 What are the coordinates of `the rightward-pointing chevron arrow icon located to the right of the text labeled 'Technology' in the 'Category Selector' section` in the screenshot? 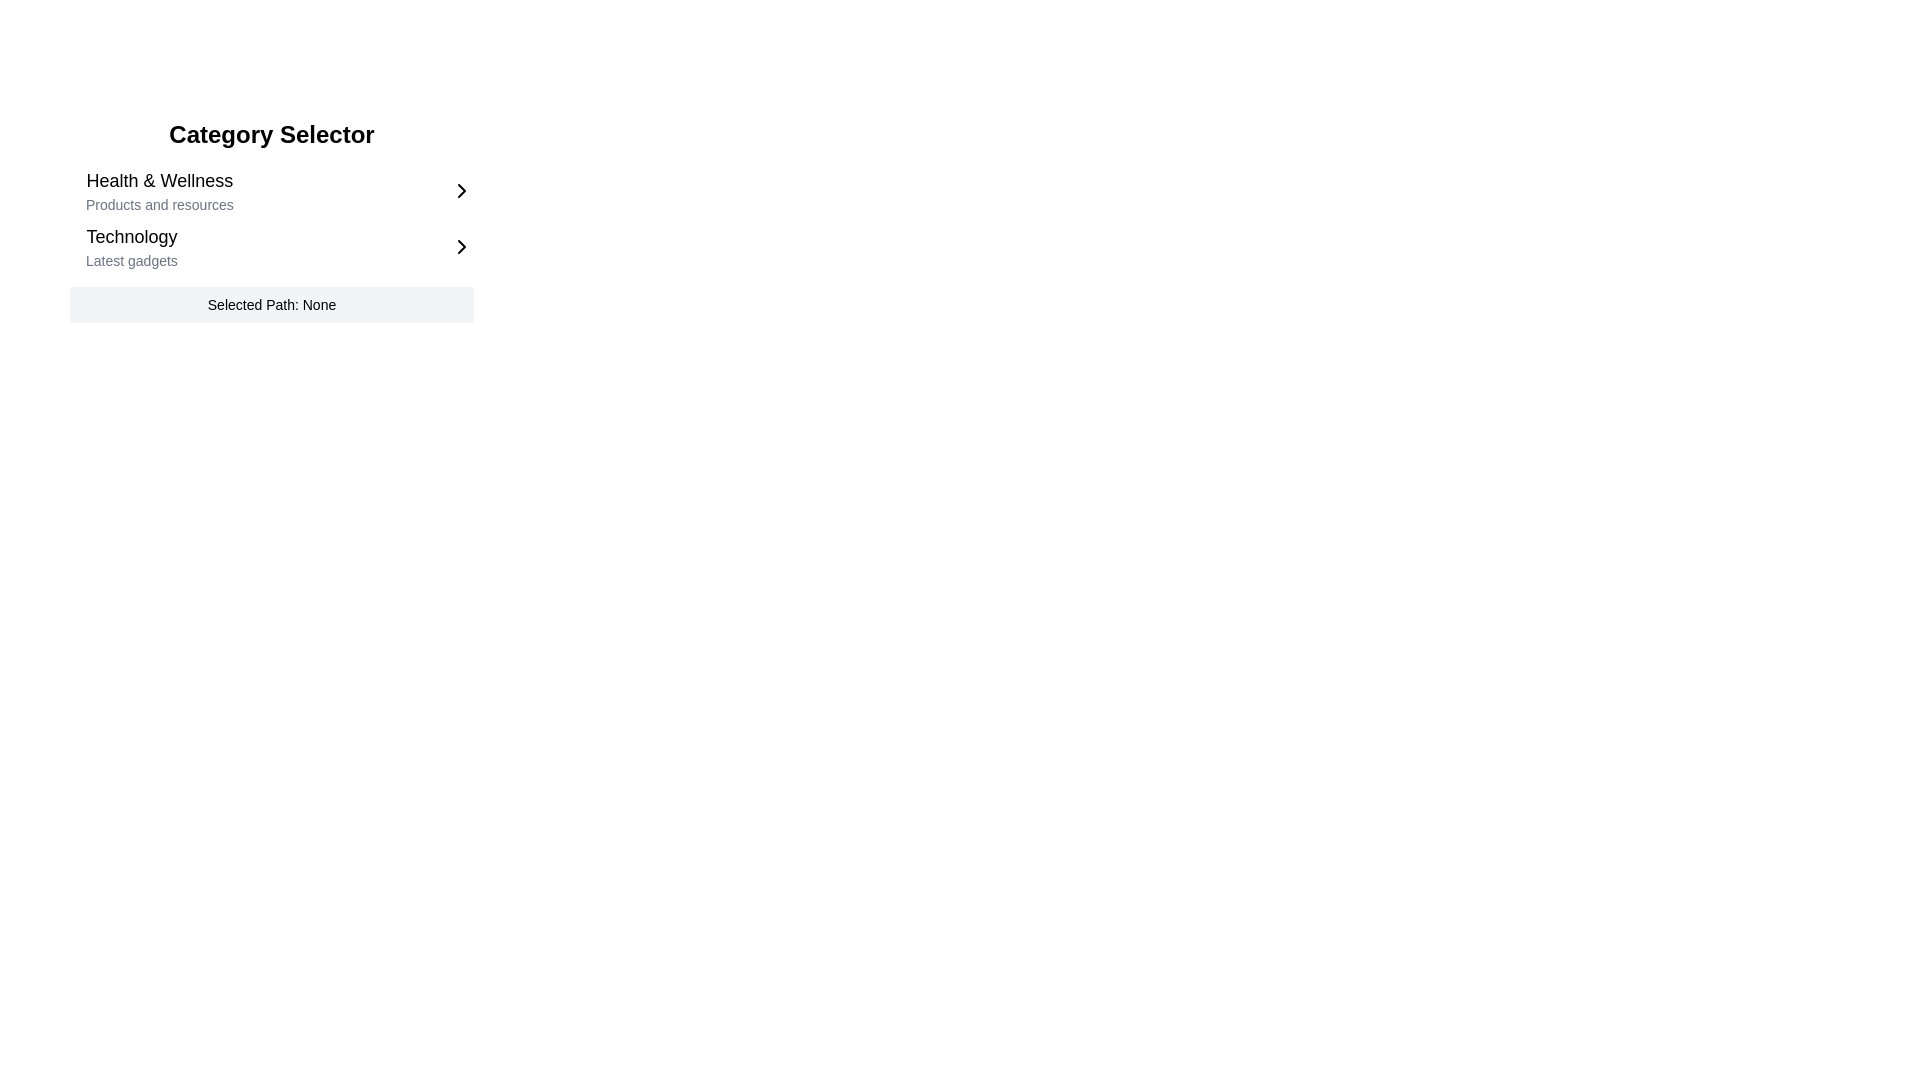 It's located at (460, 245).